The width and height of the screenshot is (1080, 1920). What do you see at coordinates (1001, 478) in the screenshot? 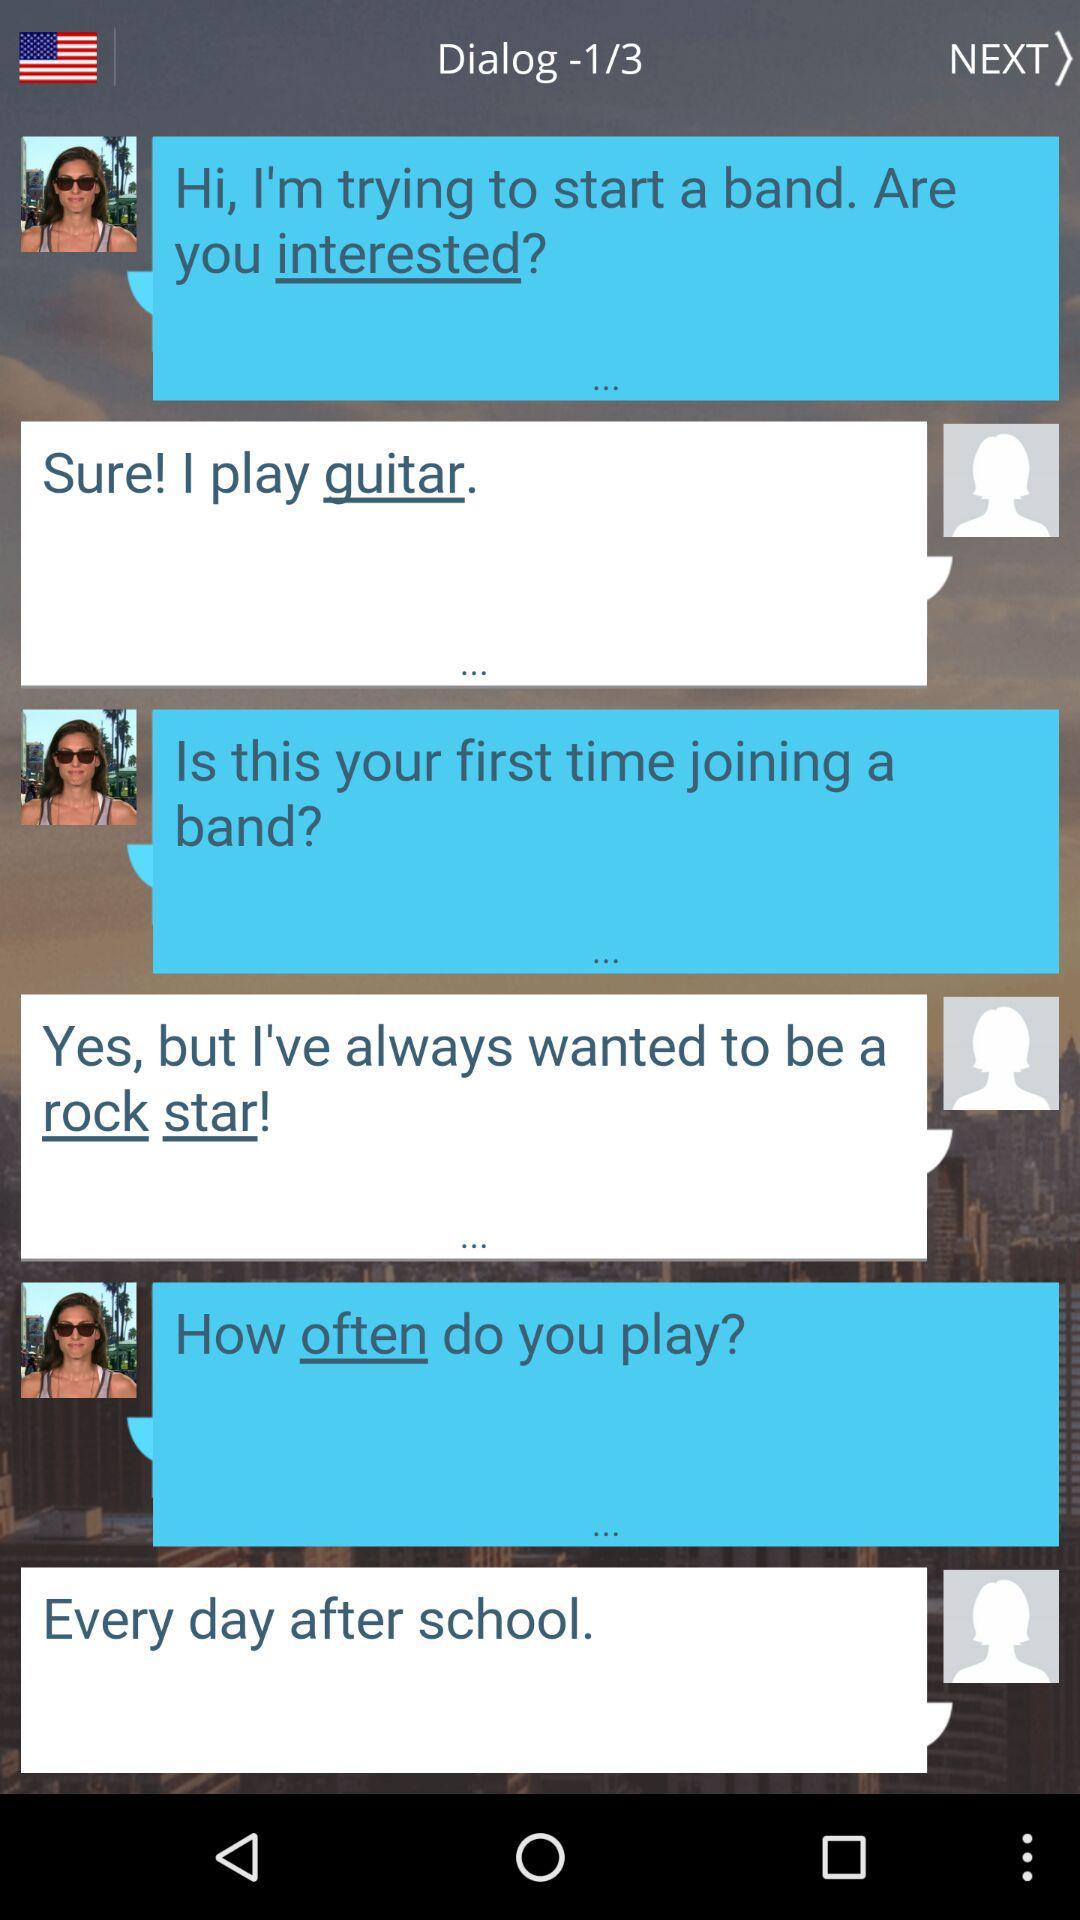
I see `the app below the ...` at bounding box center [1001, 478].